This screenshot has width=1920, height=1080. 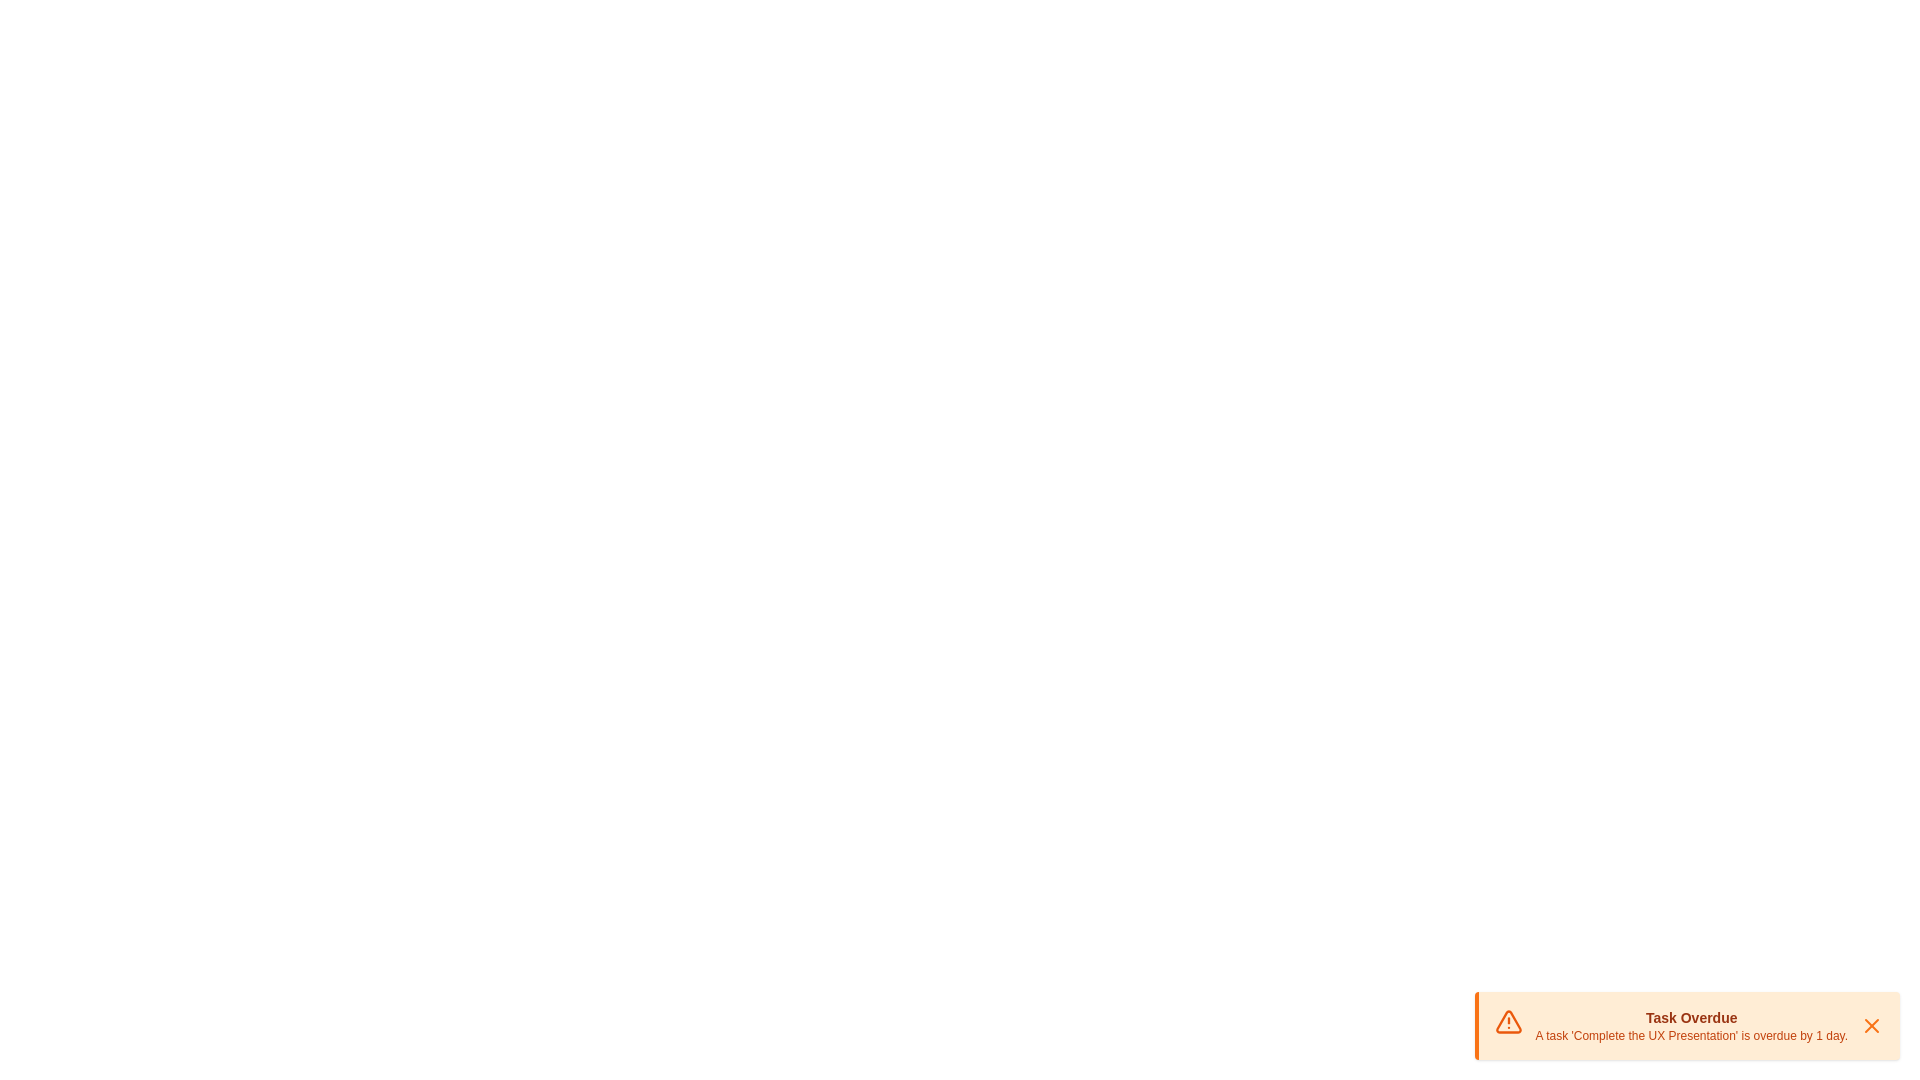 What do you see at coordinates (1871, 1026) in the screenshot?
I see `the close button to dismiss the notification` at bounding box center [1871, 1026].